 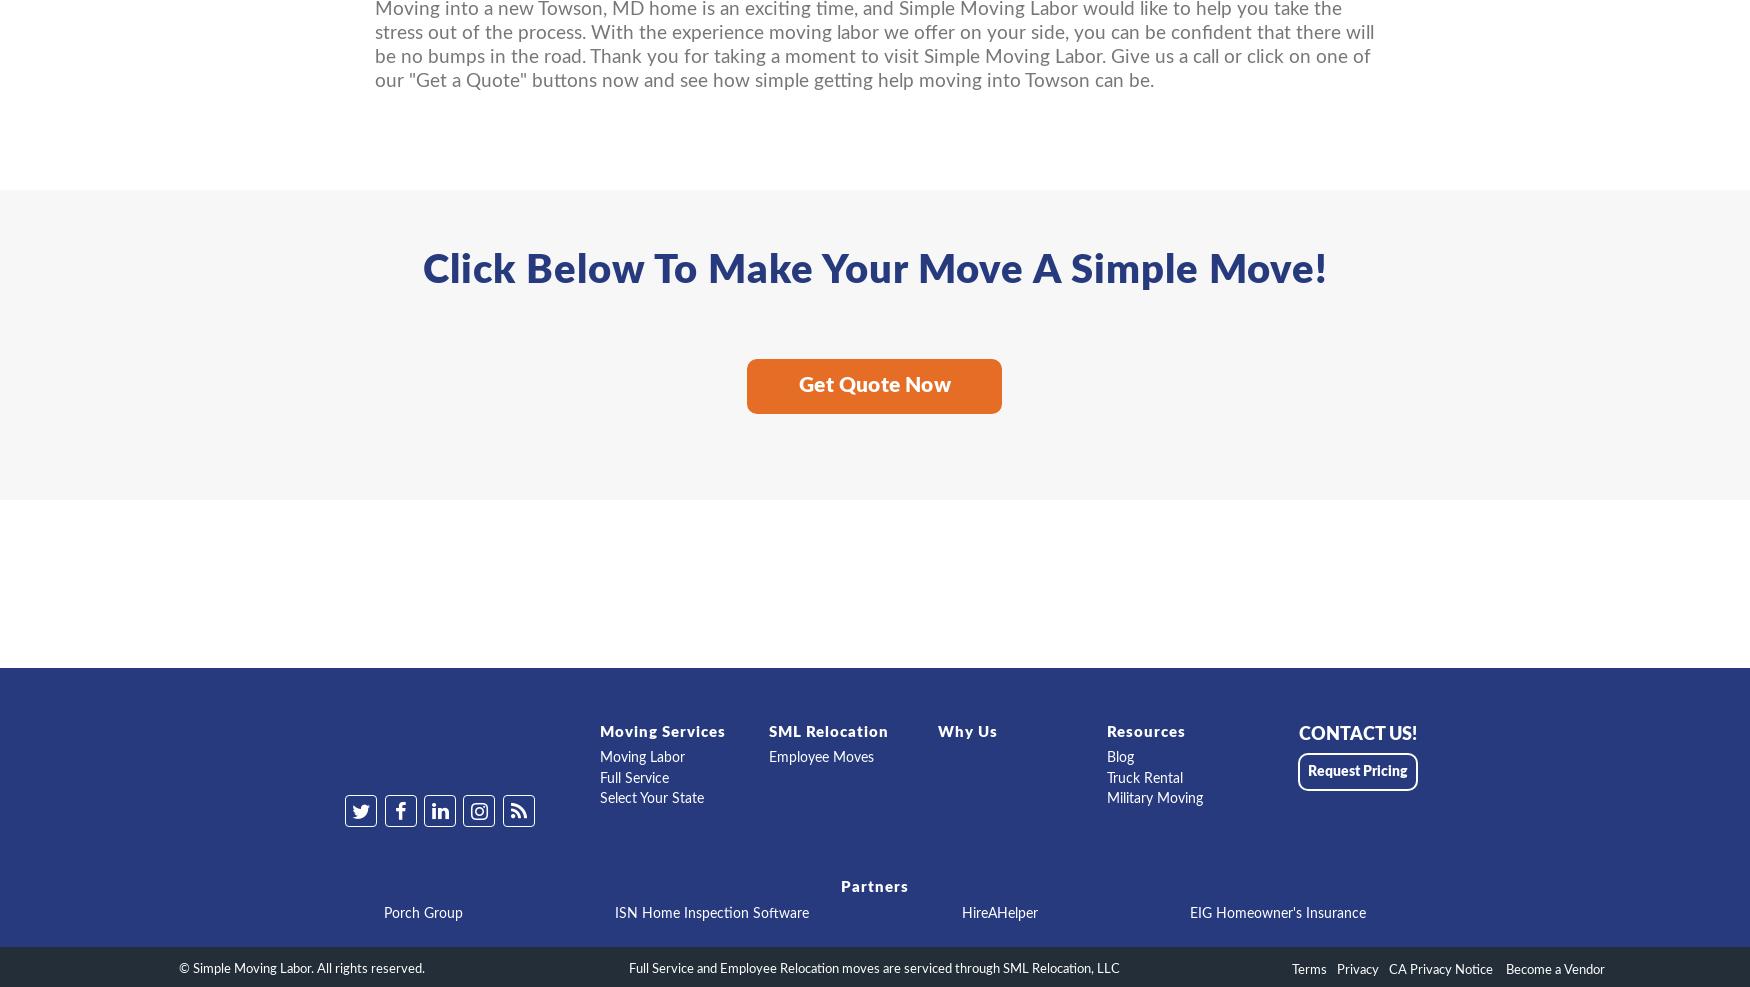 What do you see at coordinates (874, 271) in the screenshot?
I see `'Click below to make your move a simple move!'` at bounding box center [874, 271].